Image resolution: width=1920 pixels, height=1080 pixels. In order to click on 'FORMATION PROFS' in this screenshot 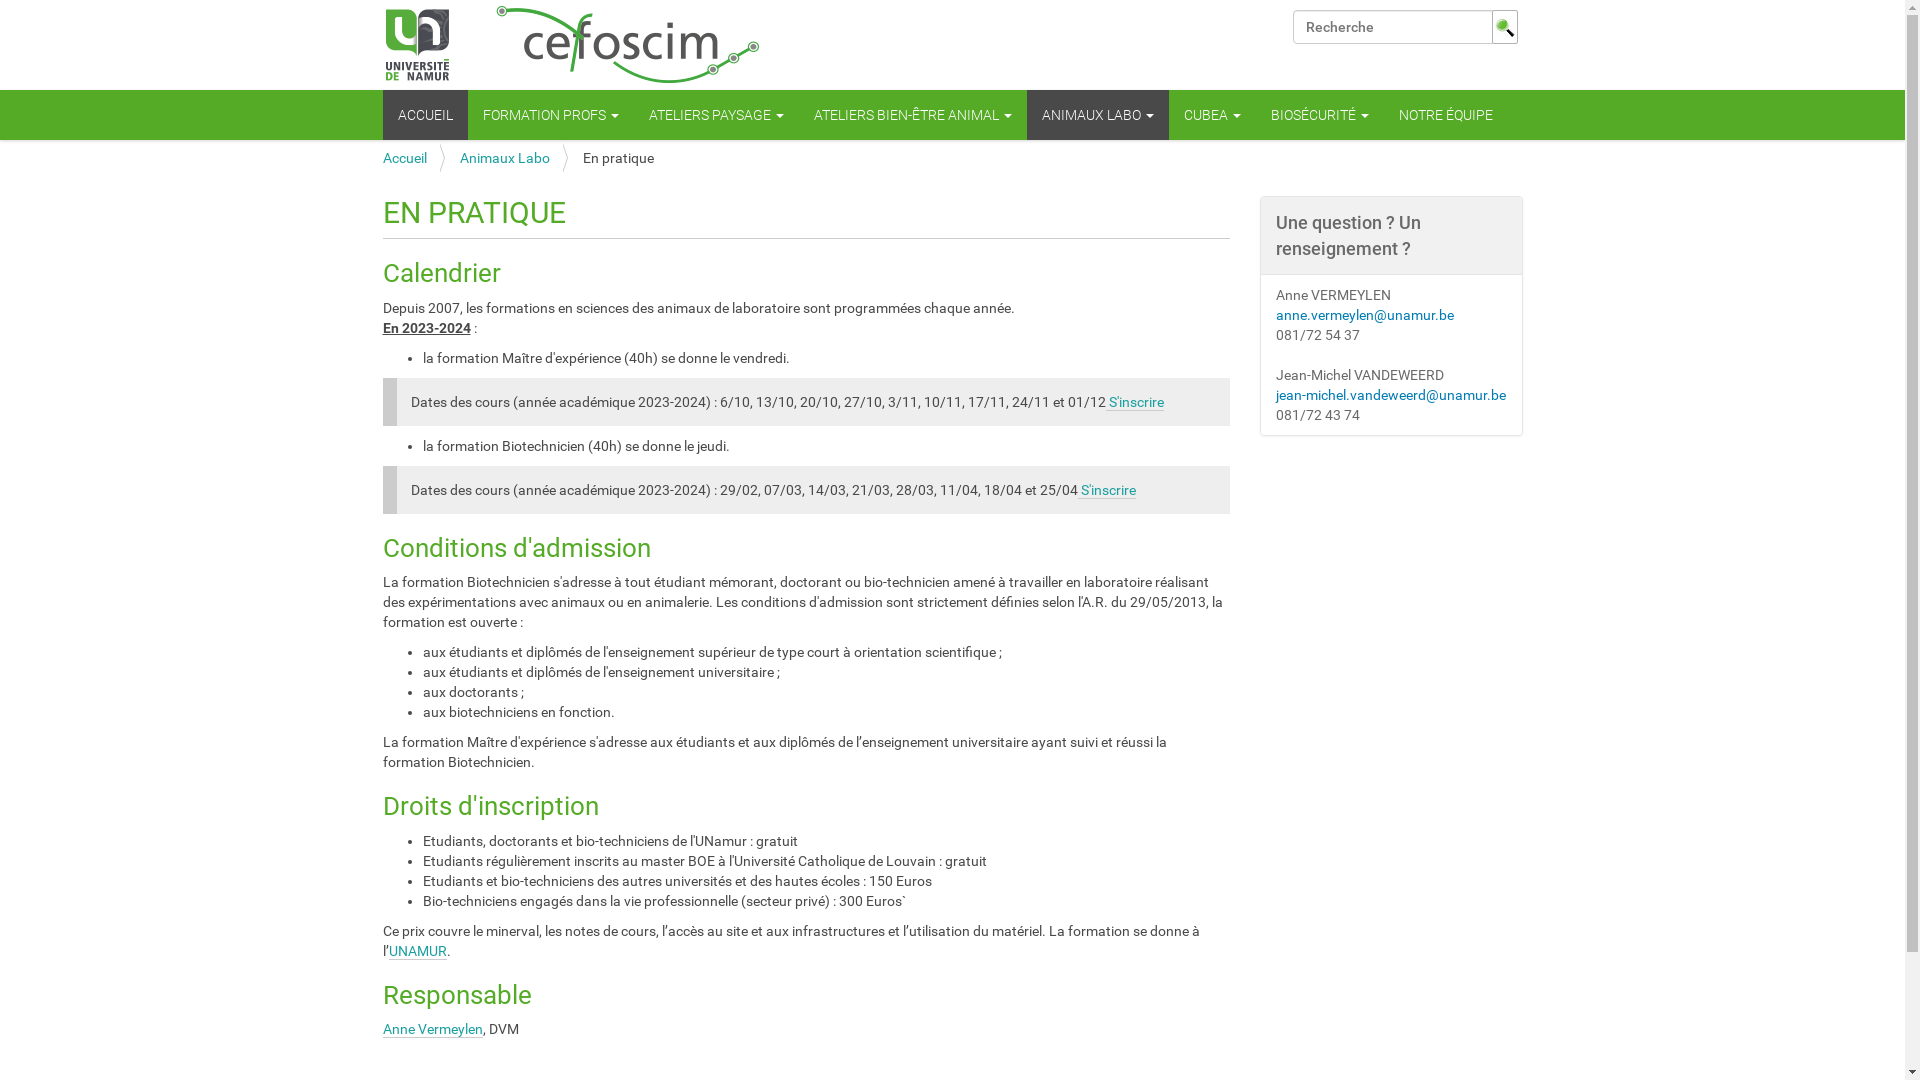, I will do `click(551, 115)`.